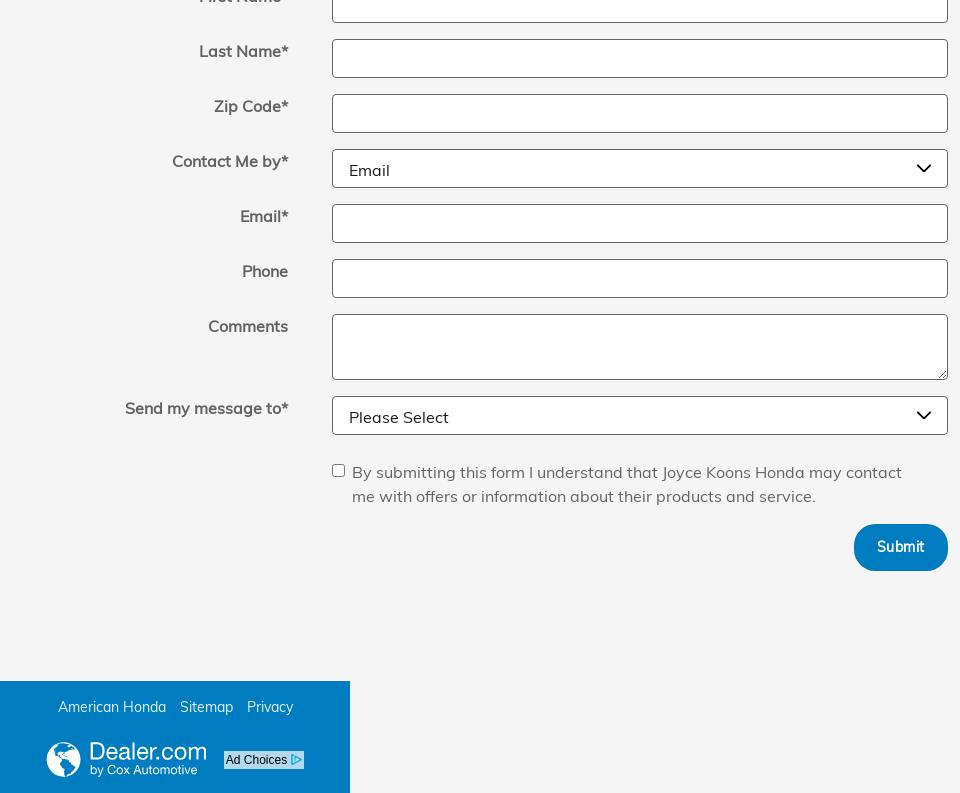  Describe the element at coordinates (625, 482) in the screenshot. I see `'By submitting this form I understand that Joyce Koons Honda may contact me with offers or information about their products and service.'` at that location.